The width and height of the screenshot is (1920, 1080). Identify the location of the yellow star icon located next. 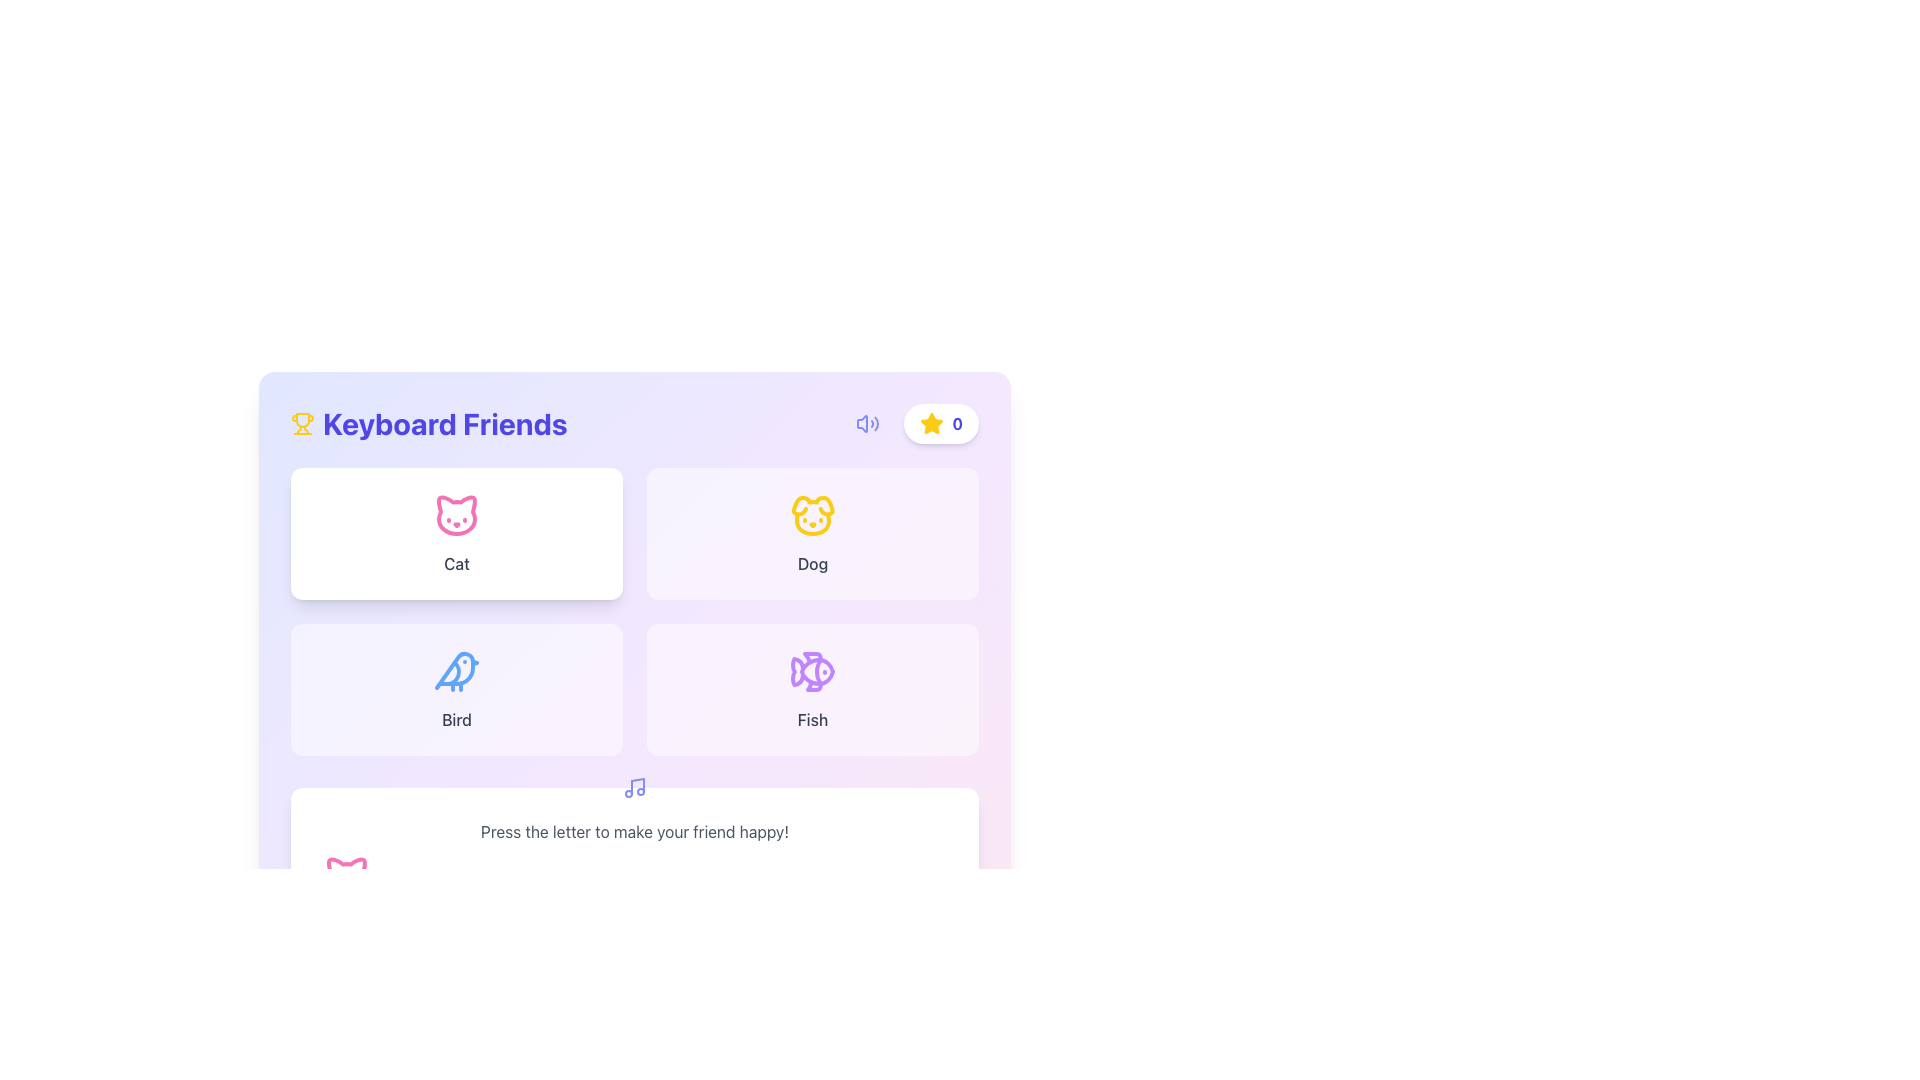
(930, 422).